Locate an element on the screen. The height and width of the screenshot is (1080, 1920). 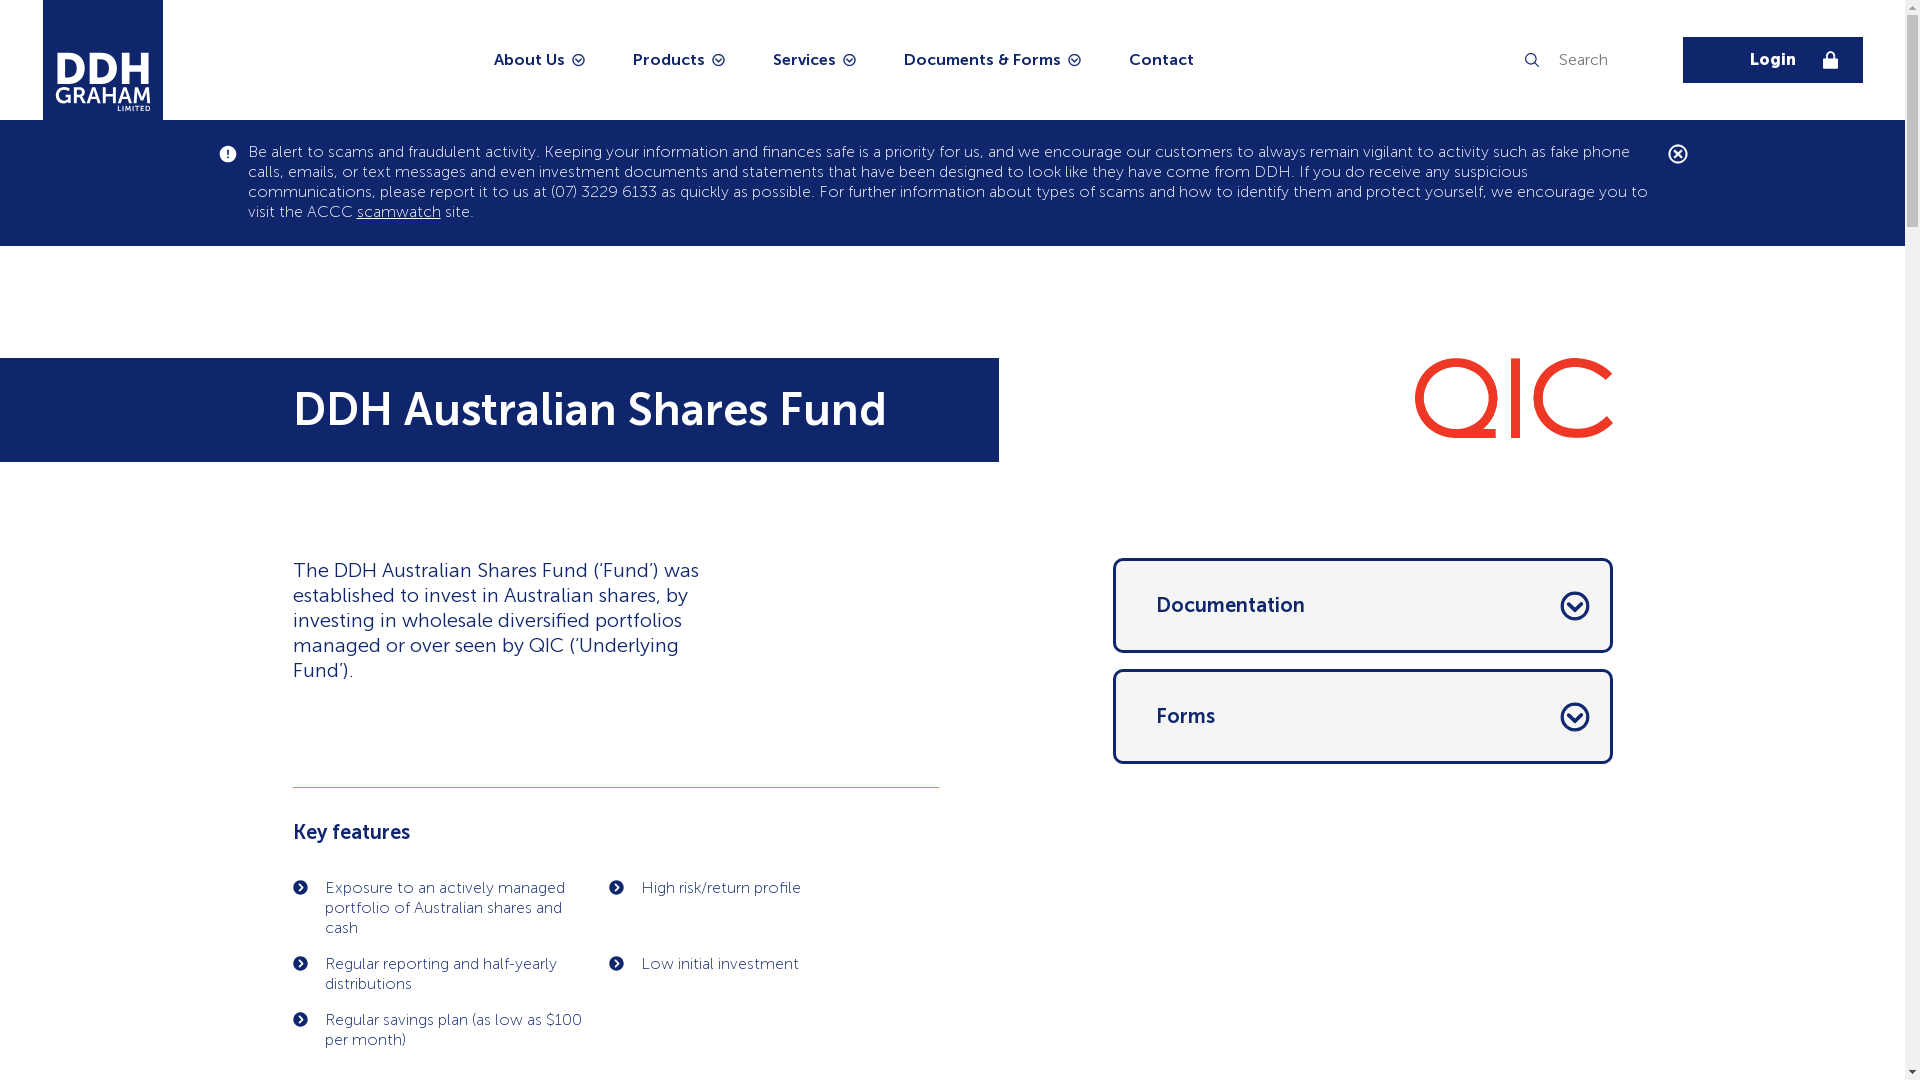
'scamwatch' is located at coordinates (398, 211).